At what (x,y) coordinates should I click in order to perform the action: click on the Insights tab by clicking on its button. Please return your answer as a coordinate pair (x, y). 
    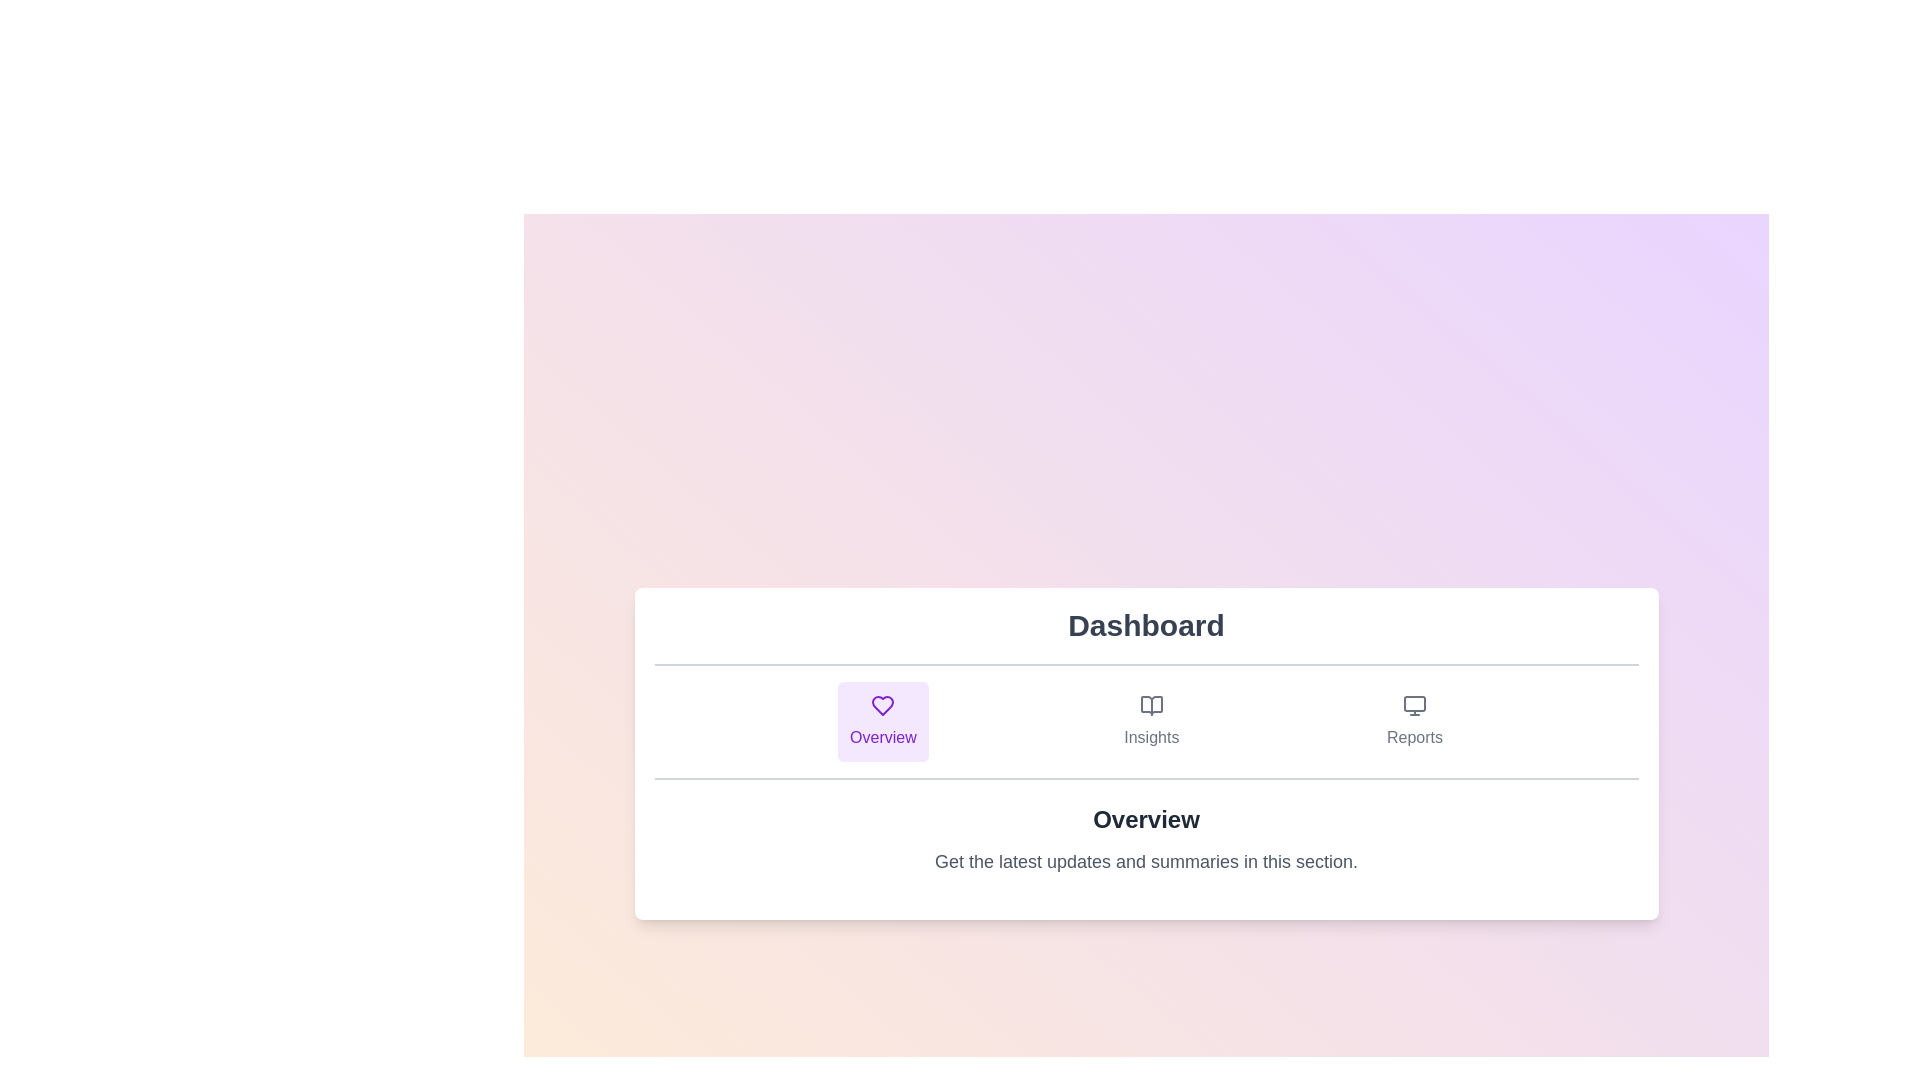
    Looking at the image, I should click on (1151, 721).